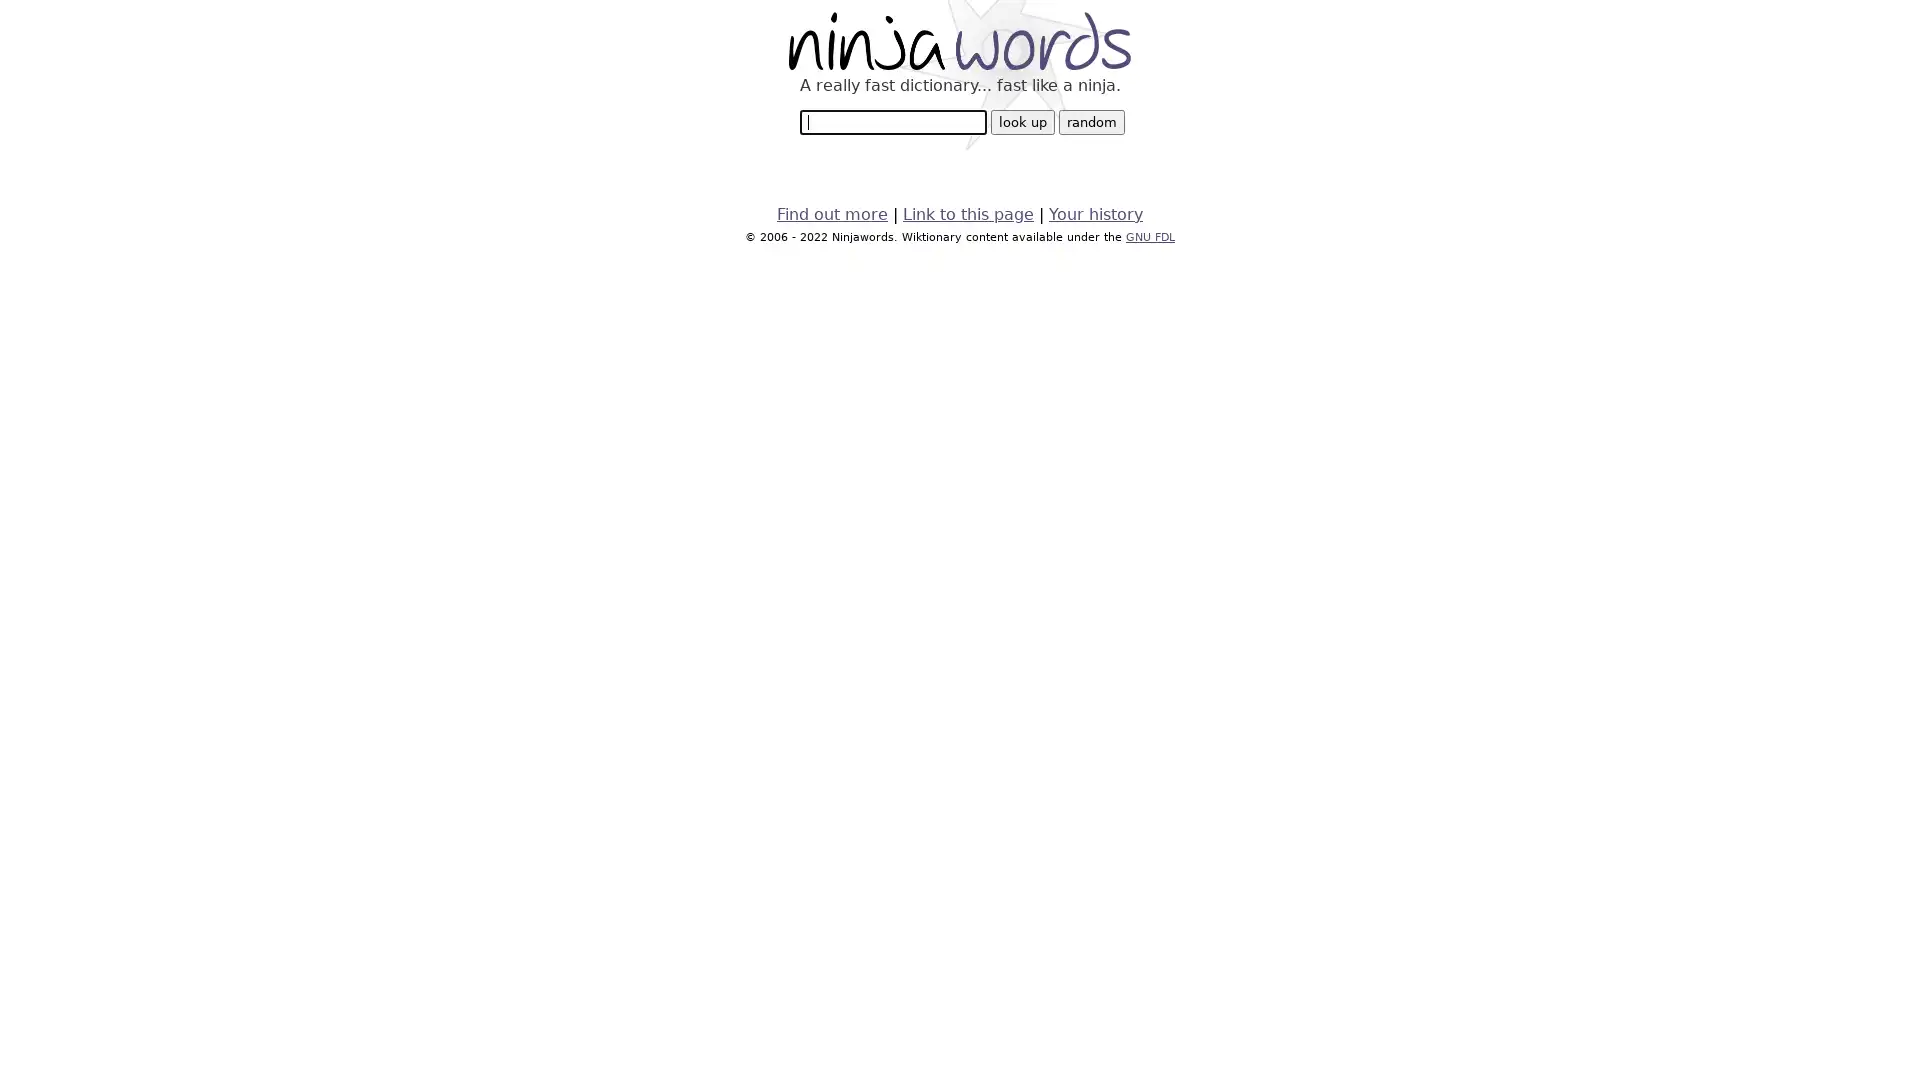 This screenshot has height=1080, width=1920. Describe the element at coordinates (1089, 122) in the screenshot. I see `random` at that location.